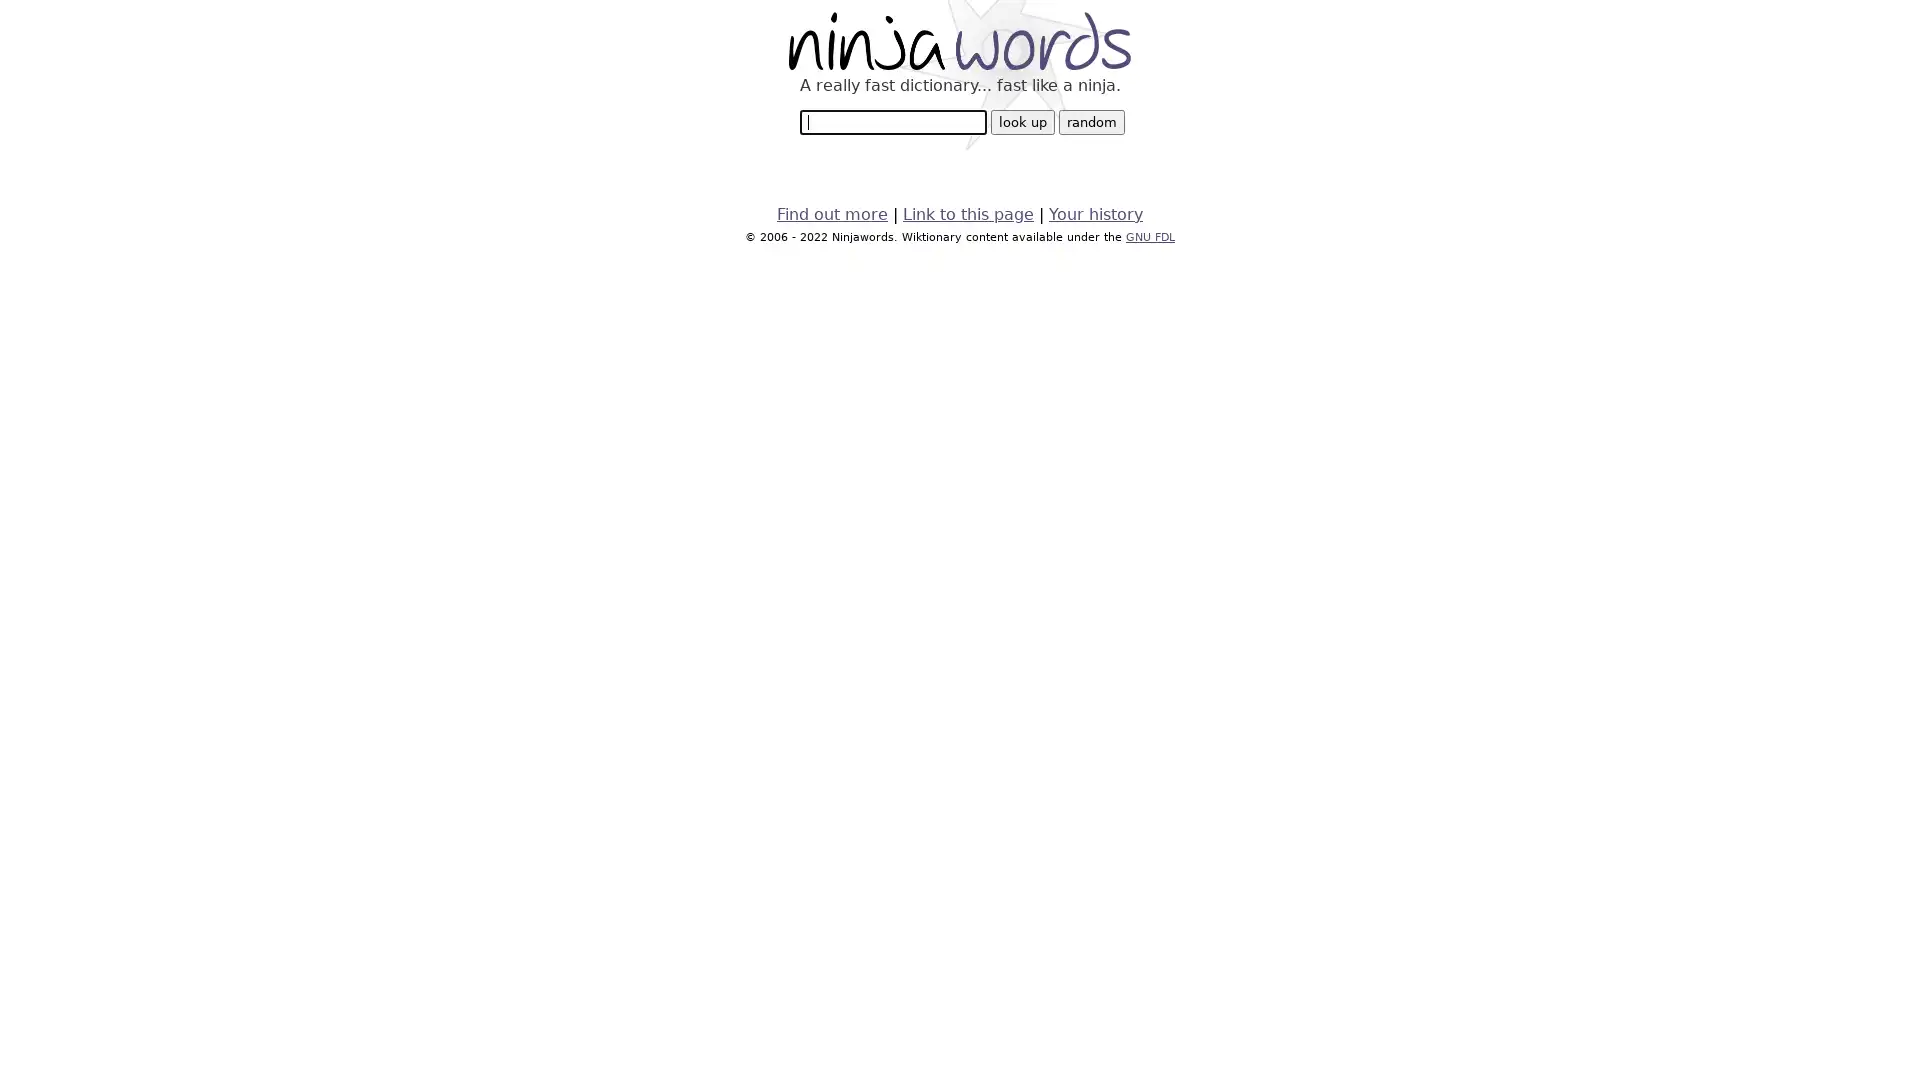 This screenshot has height=1080, width=1920. Describe the element at coordinates (1089, 122) in the screenshot. I see `random` at that location.